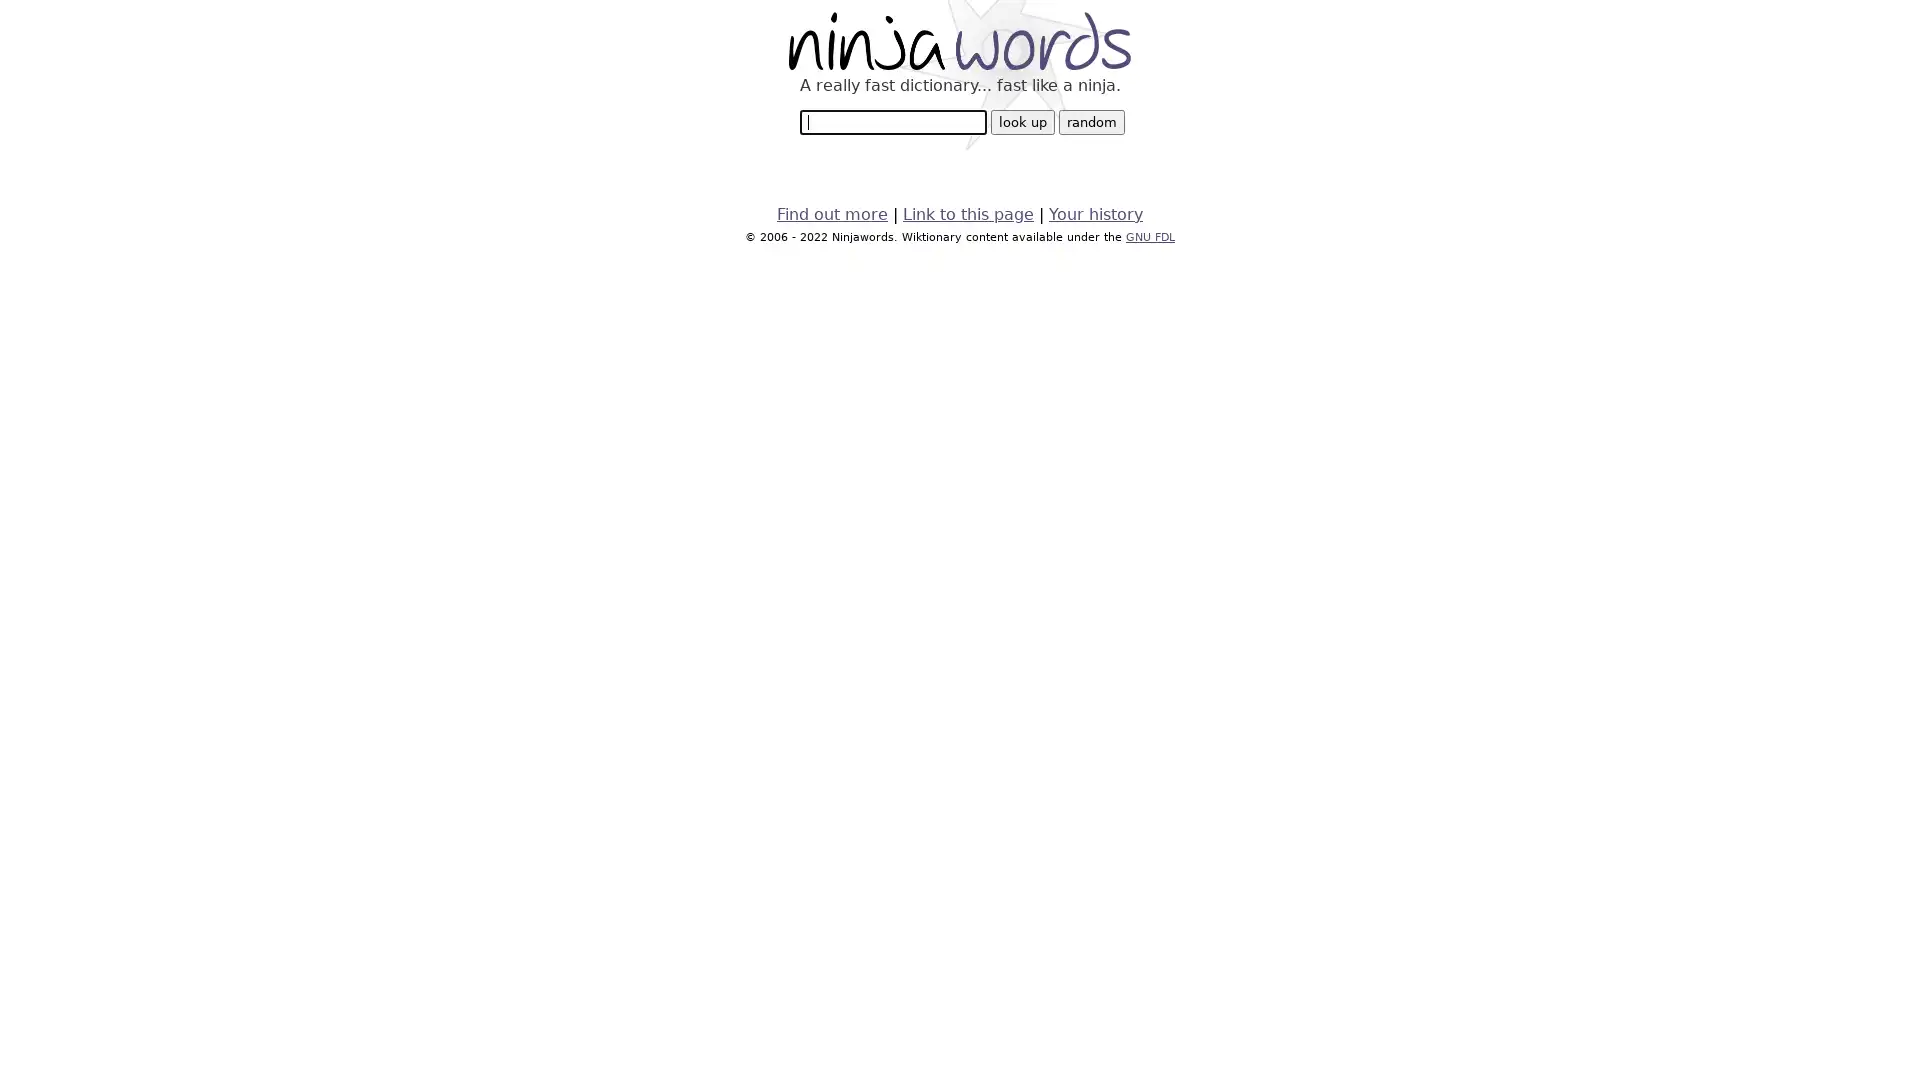 This screenshot has height=1080, width=1920. Describe the element at coordinates (1089, 122) in the screenshot. I see `random` at that location.